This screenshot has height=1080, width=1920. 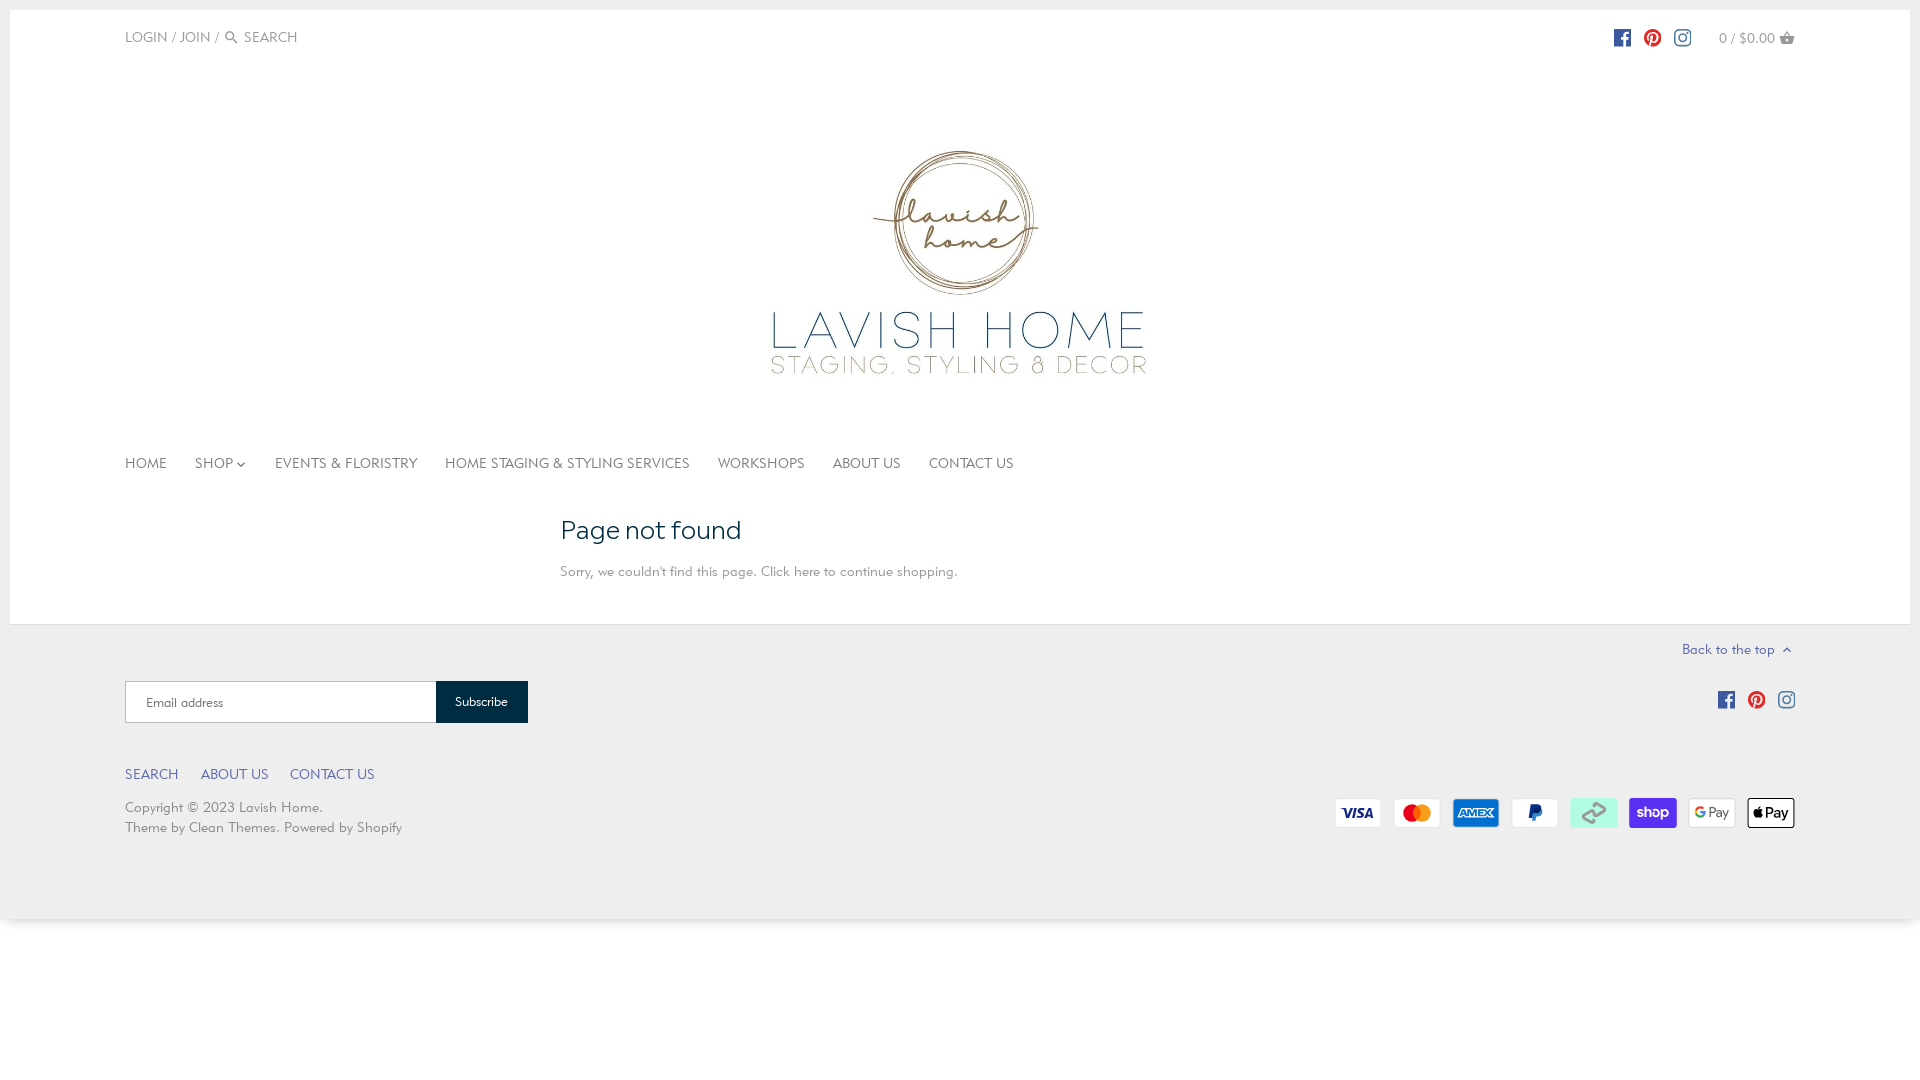 What do you see at coordinates (195, 37) in the screenshot?
I see `'JOIN'` at bounding box center [195, 37].